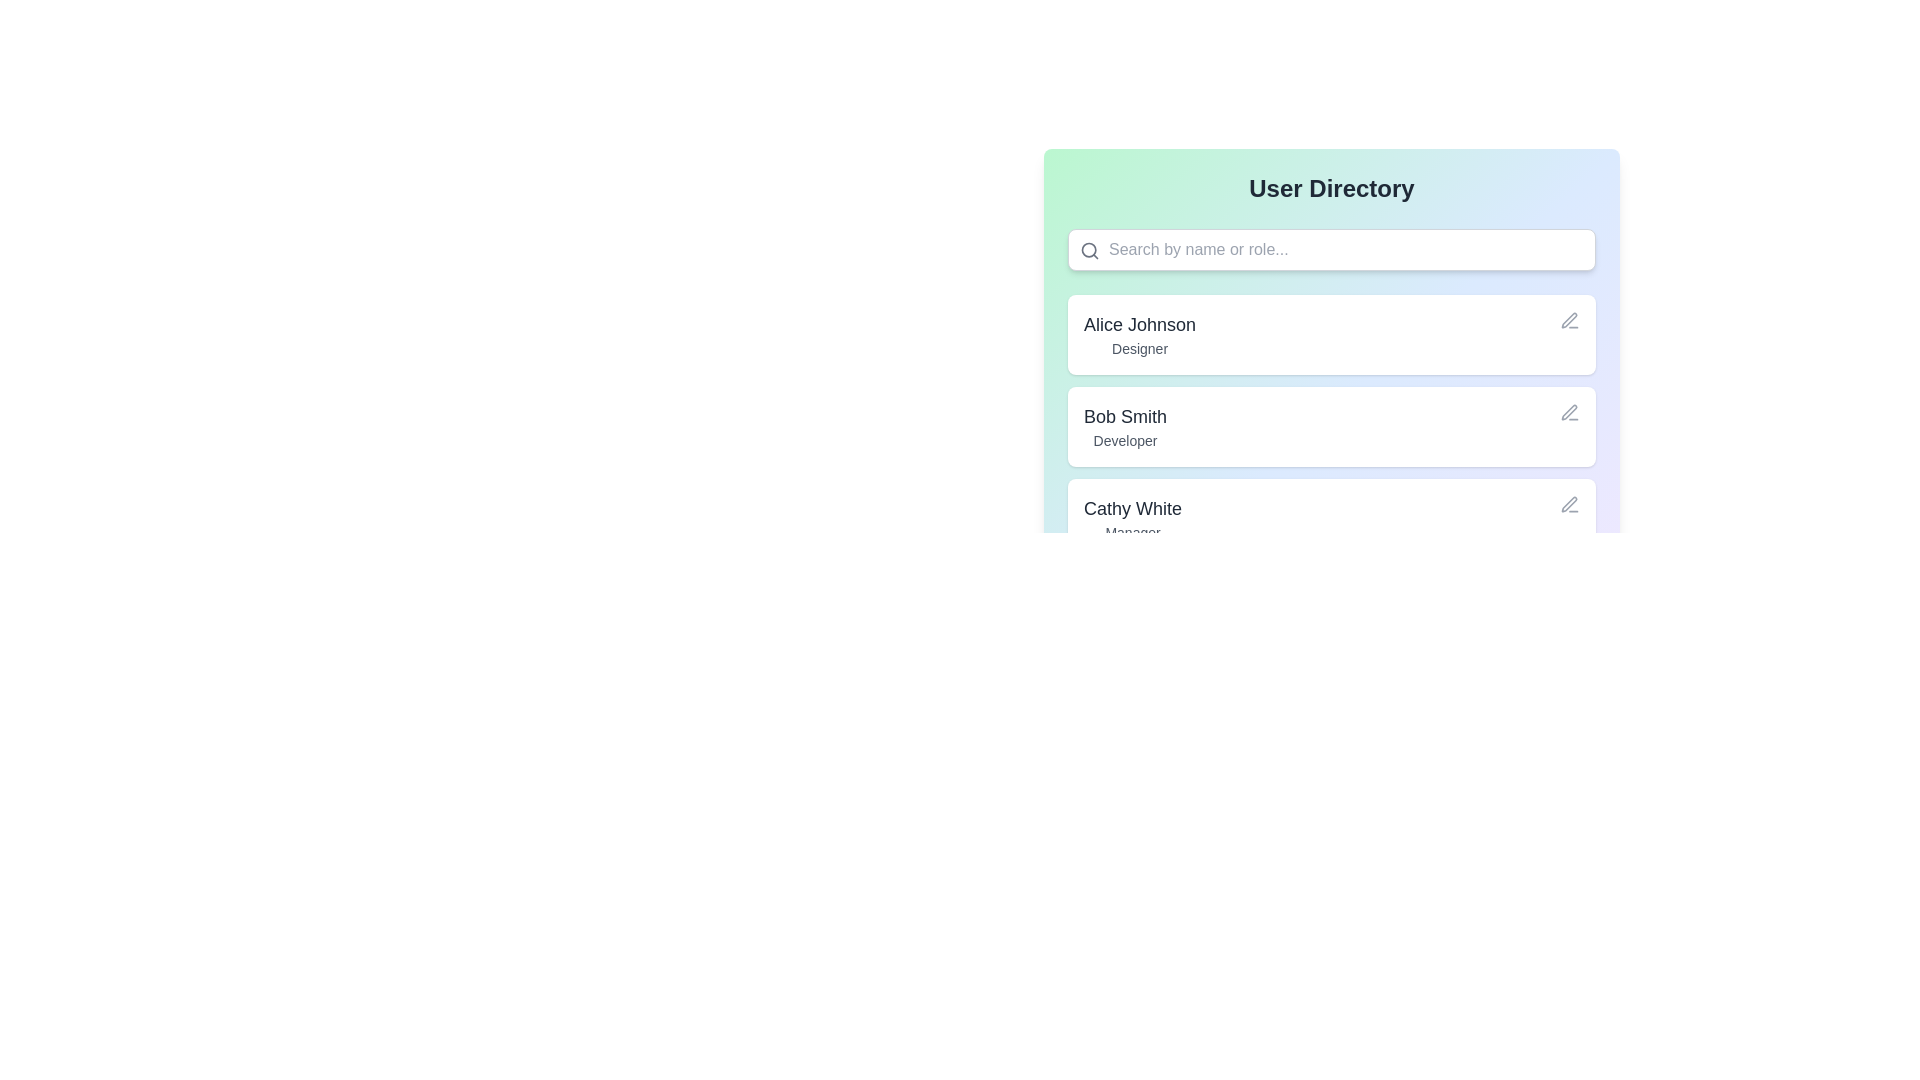 The width and height of the screenshot is (1920, 1080). Describe the element at coordinates (1568, 503) in the screenshot. I see `the pen-shaped icon in gray color located at the top-right corner of Bob Smith's user card to change its color, indicating interactivity` at that location.